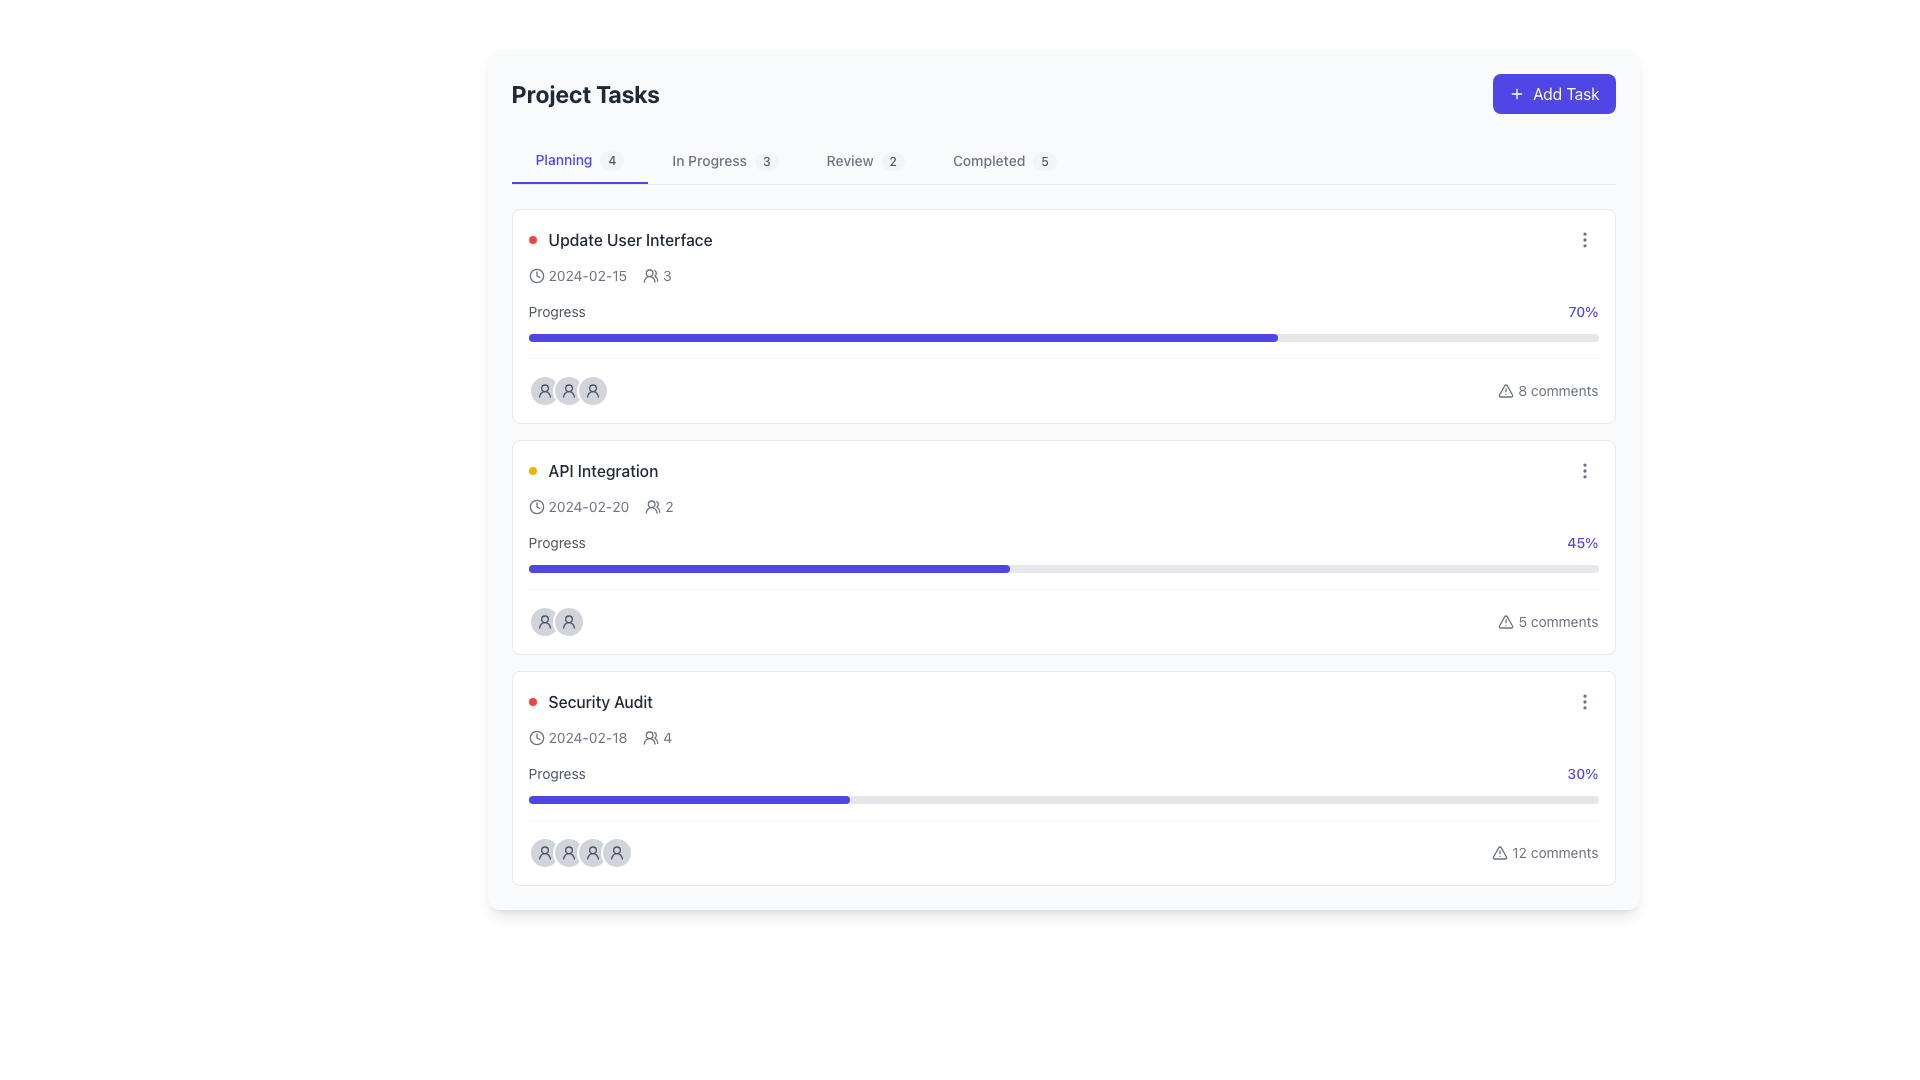 Image resolution: width=1920 pixels, height=1080 pixels. I want to click on the first icon (Avatar Placeholder) located in the bottom-left of the user icons under the 'Security Audit' task, so click(544, 852).